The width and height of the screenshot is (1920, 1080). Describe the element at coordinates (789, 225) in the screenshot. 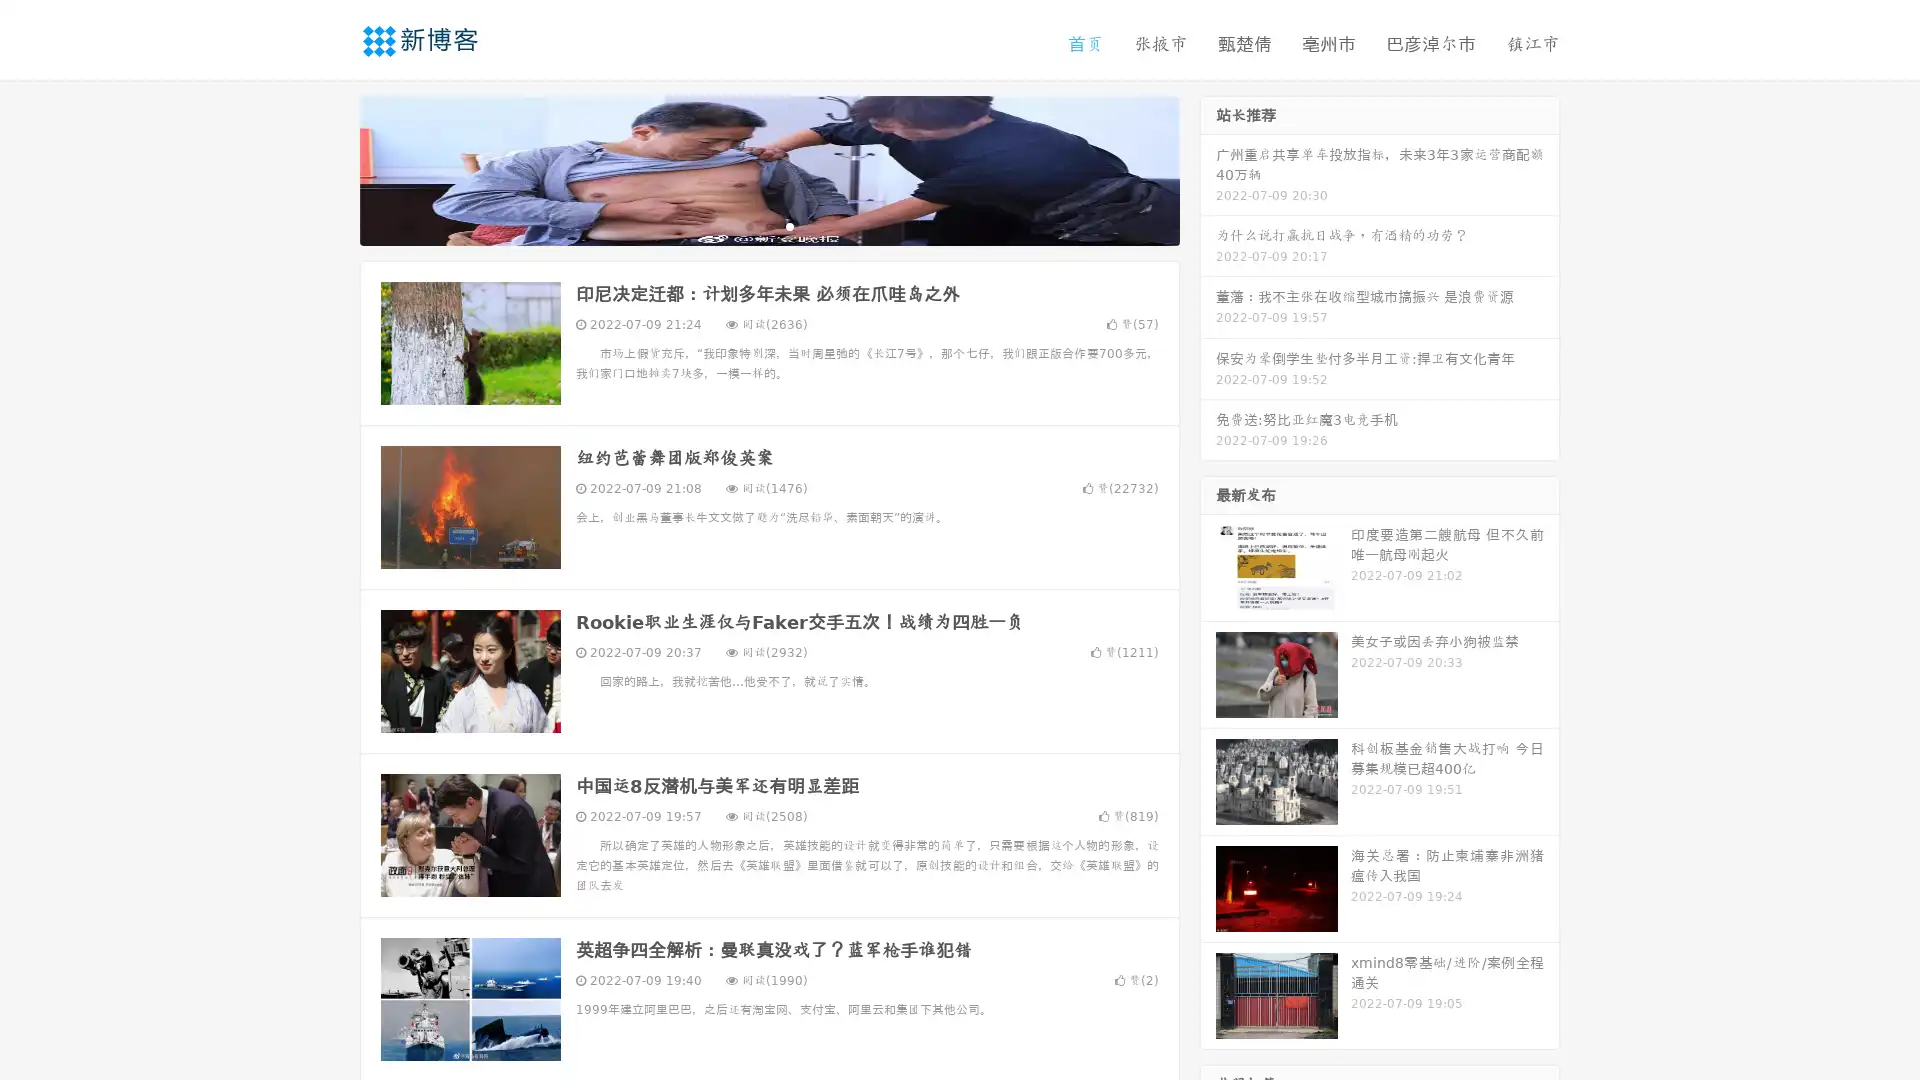

I see `Go to slide 3` at that location.